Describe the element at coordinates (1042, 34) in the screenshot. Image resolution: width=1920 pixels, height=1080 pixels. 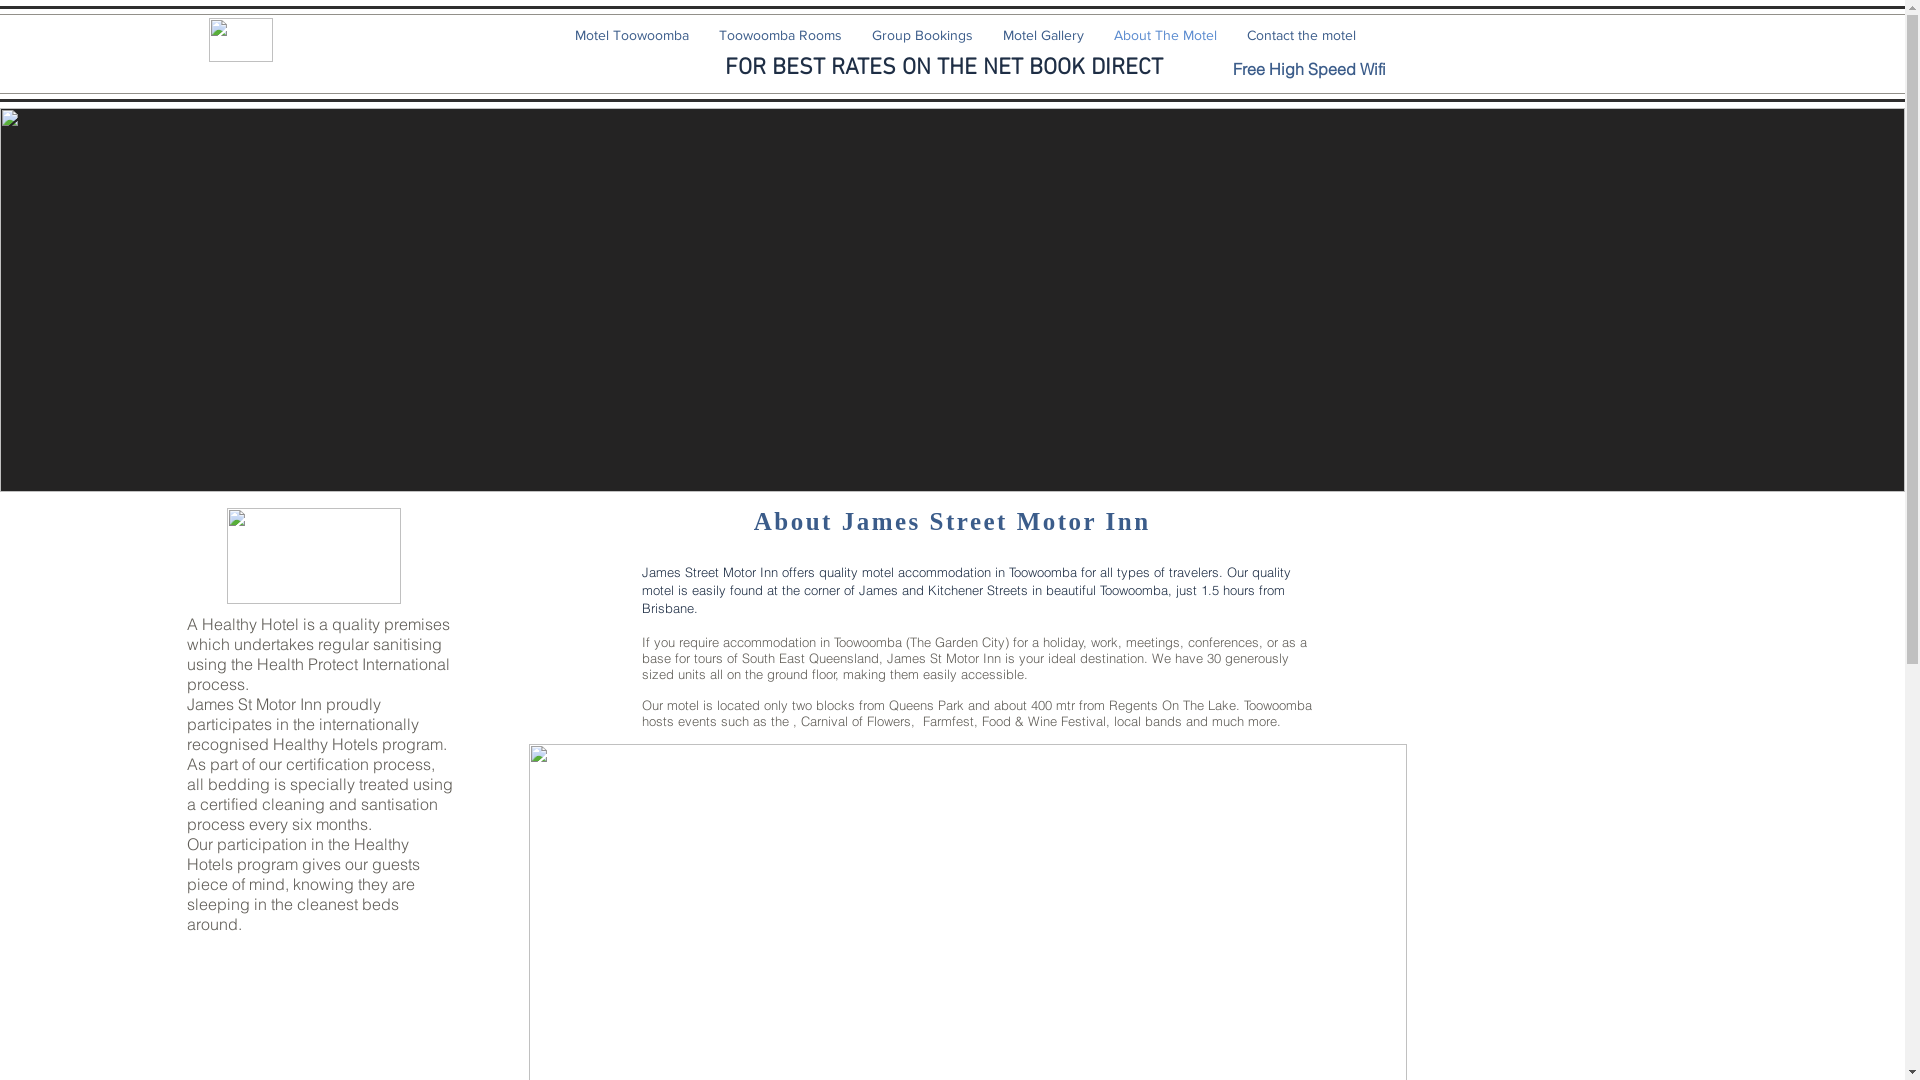
I see `'Motel Gallery'` at that location.